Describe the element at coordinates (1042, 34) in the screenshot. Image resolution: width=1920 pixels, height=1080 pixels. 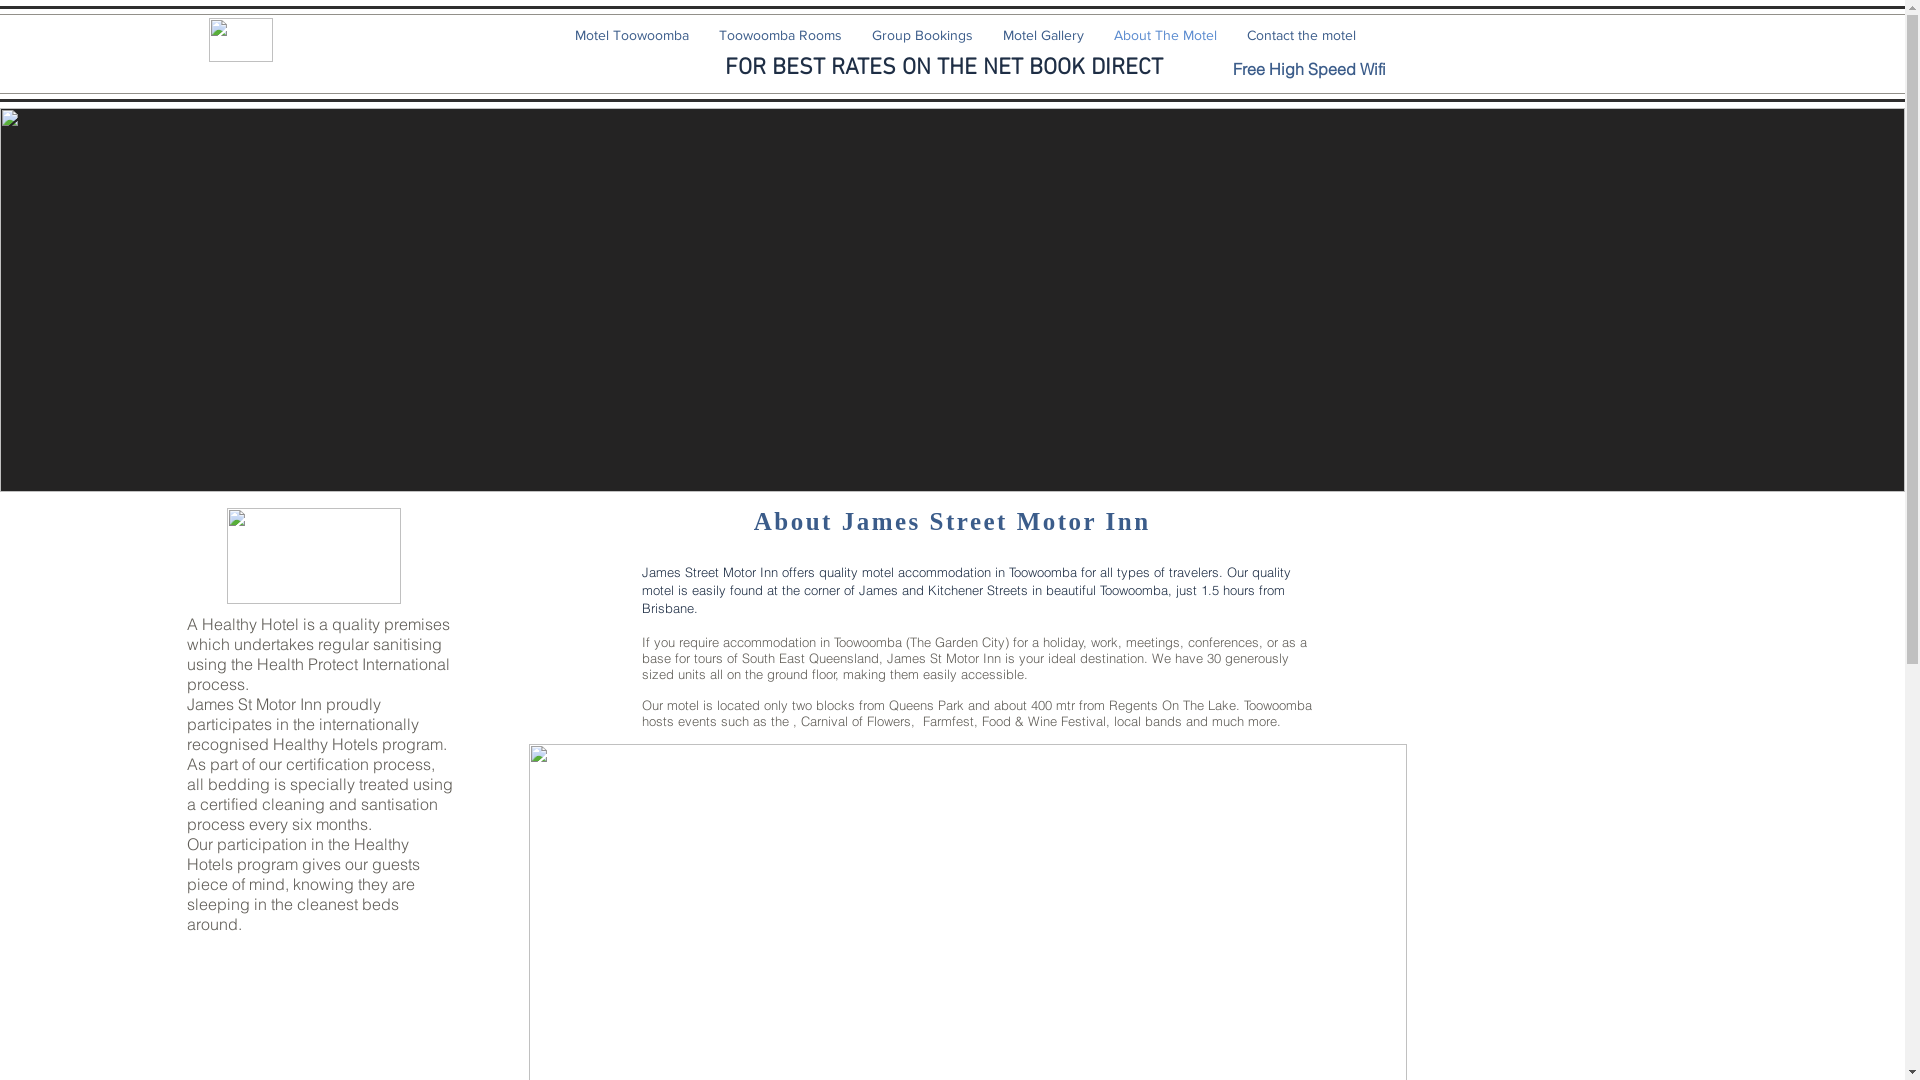
I see `'Motel Gallery'` at that location.